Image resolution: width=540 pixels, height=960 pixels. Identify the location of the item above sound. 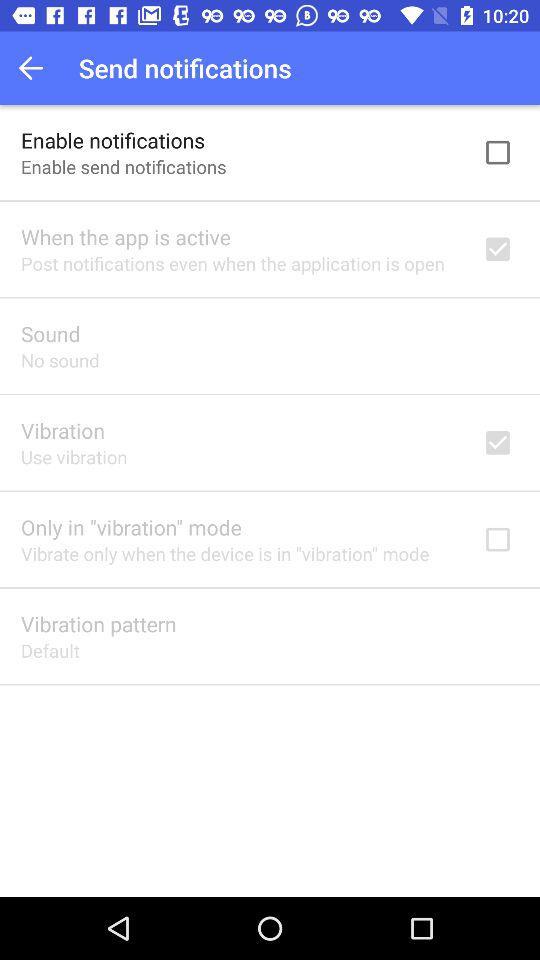
(231, 262).